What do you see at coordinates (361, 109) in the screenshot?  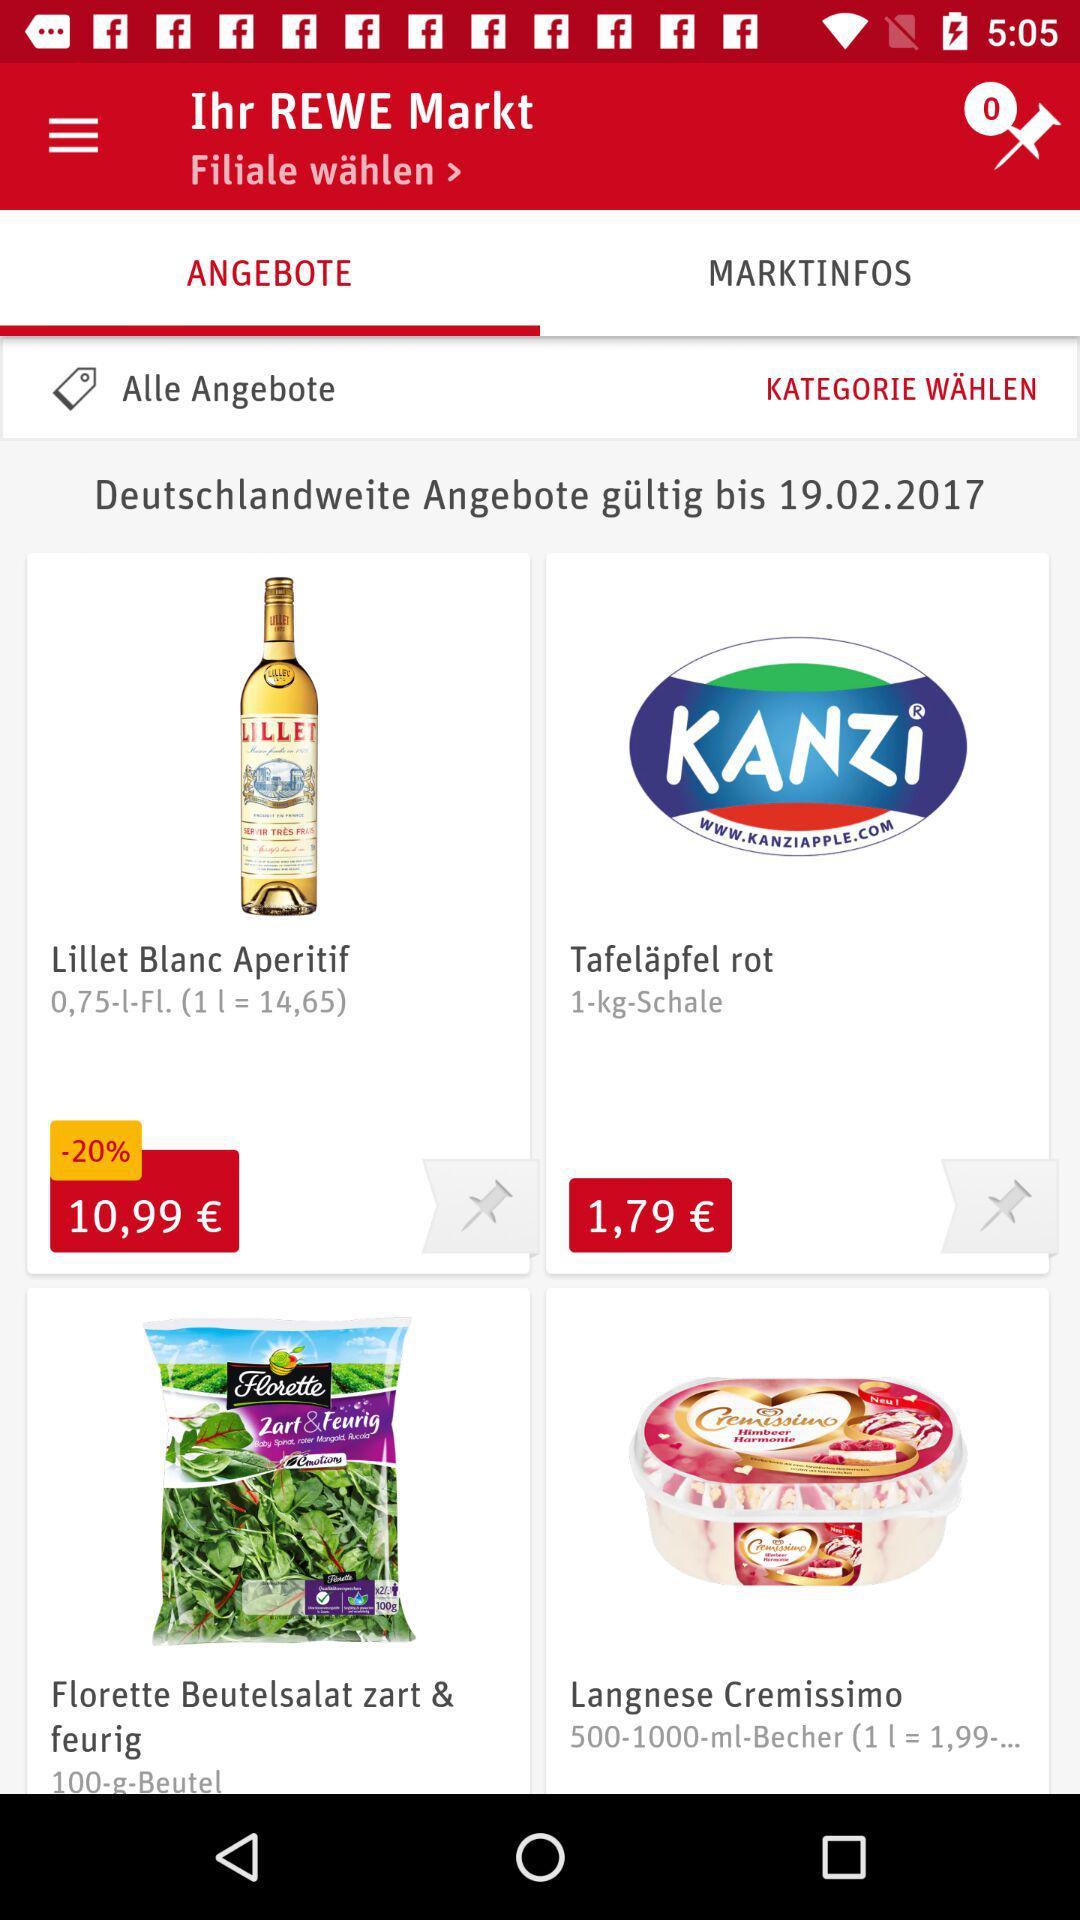 I see `icon next to the 0 item` at bounding box center [361, 109].